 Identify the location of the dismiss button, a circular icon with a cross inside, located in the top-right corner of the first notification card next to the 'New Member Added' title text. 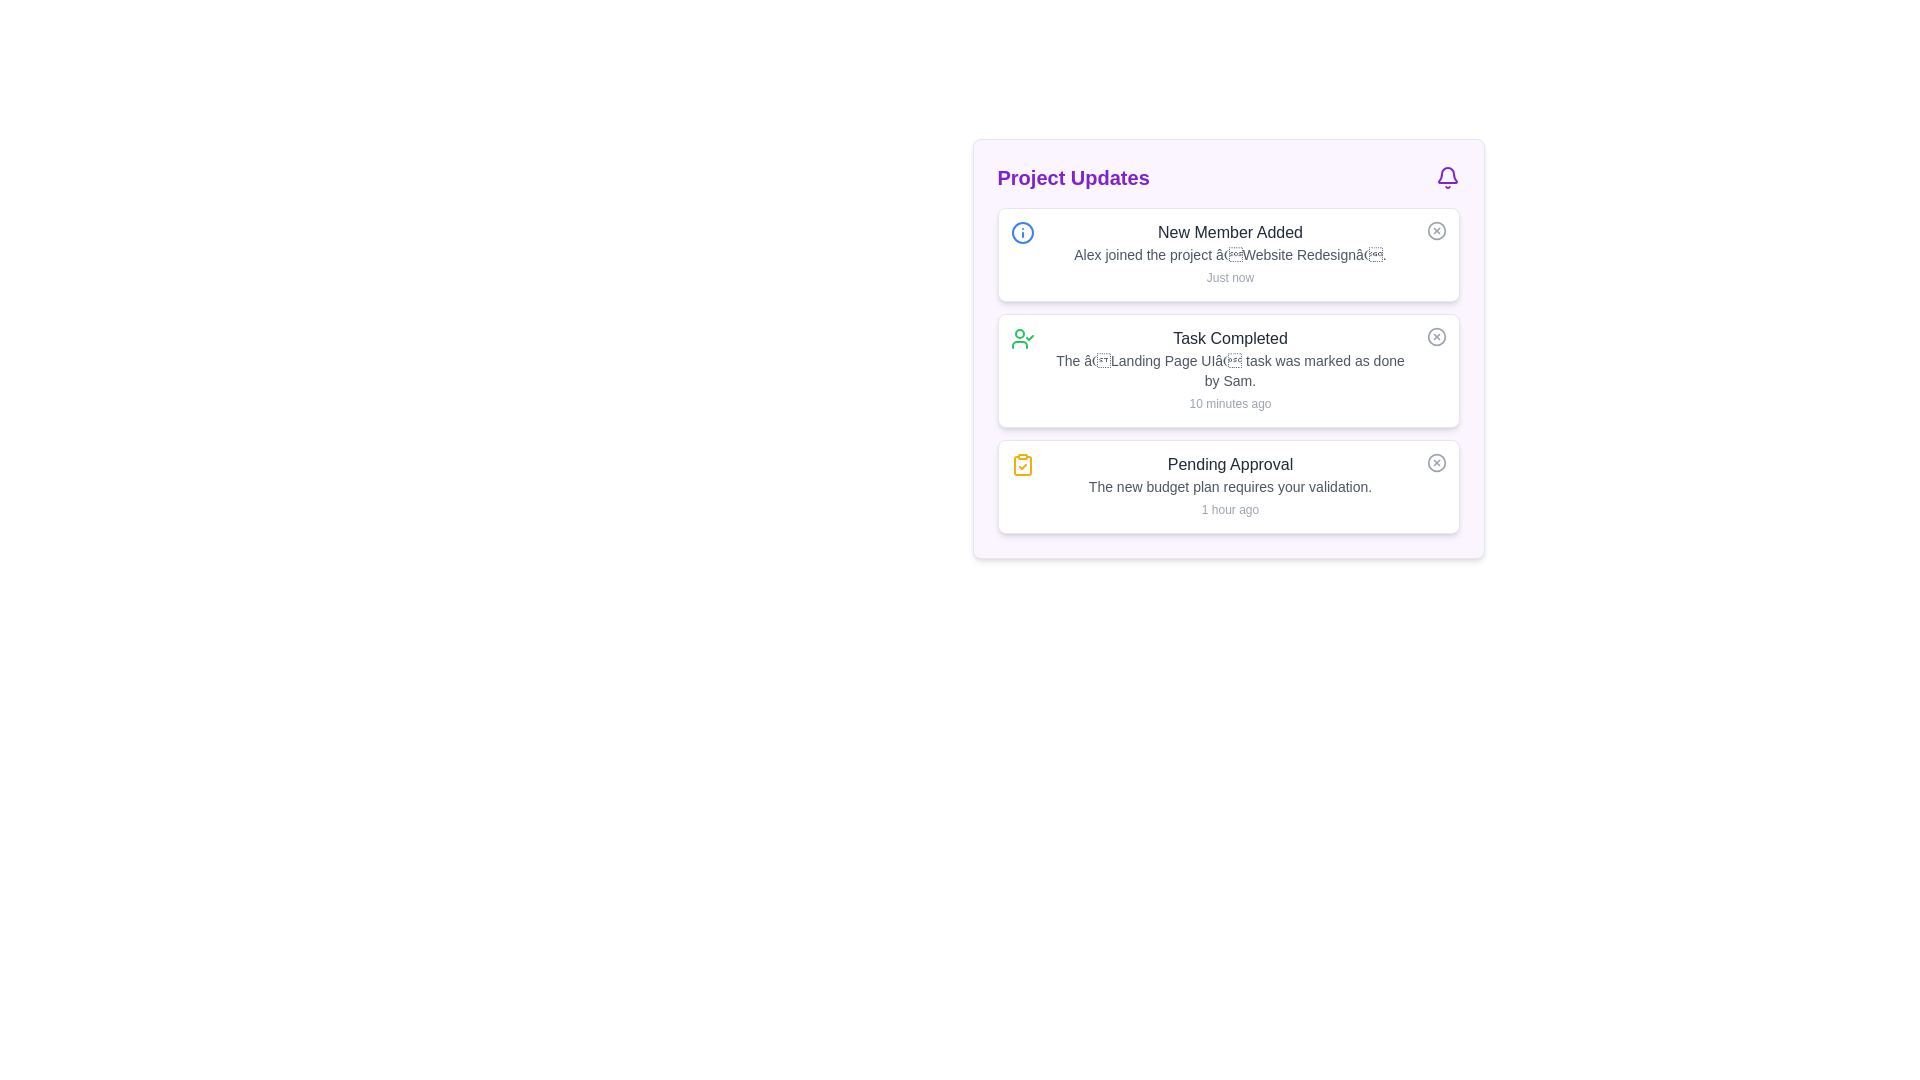
(1435, 230).